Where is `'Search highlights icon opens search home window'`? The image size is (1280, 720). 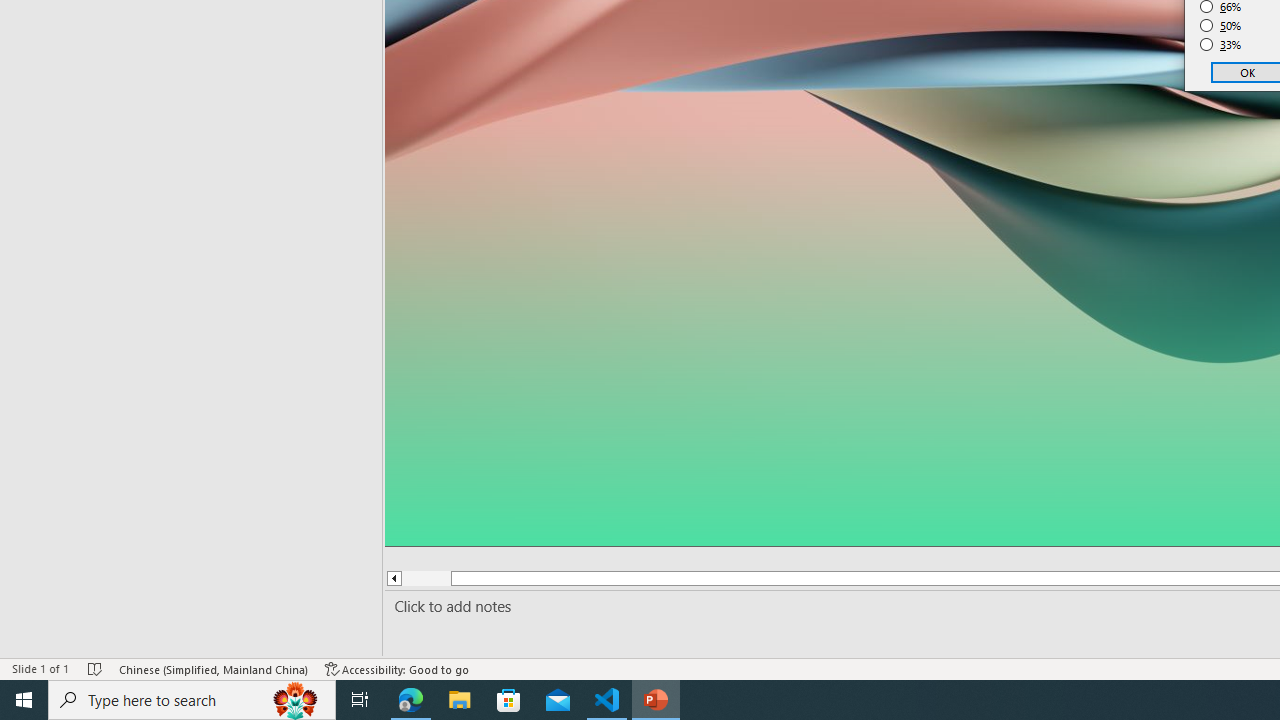 'Search highlights icon opens search home window' is located at coordinates (294, 698).